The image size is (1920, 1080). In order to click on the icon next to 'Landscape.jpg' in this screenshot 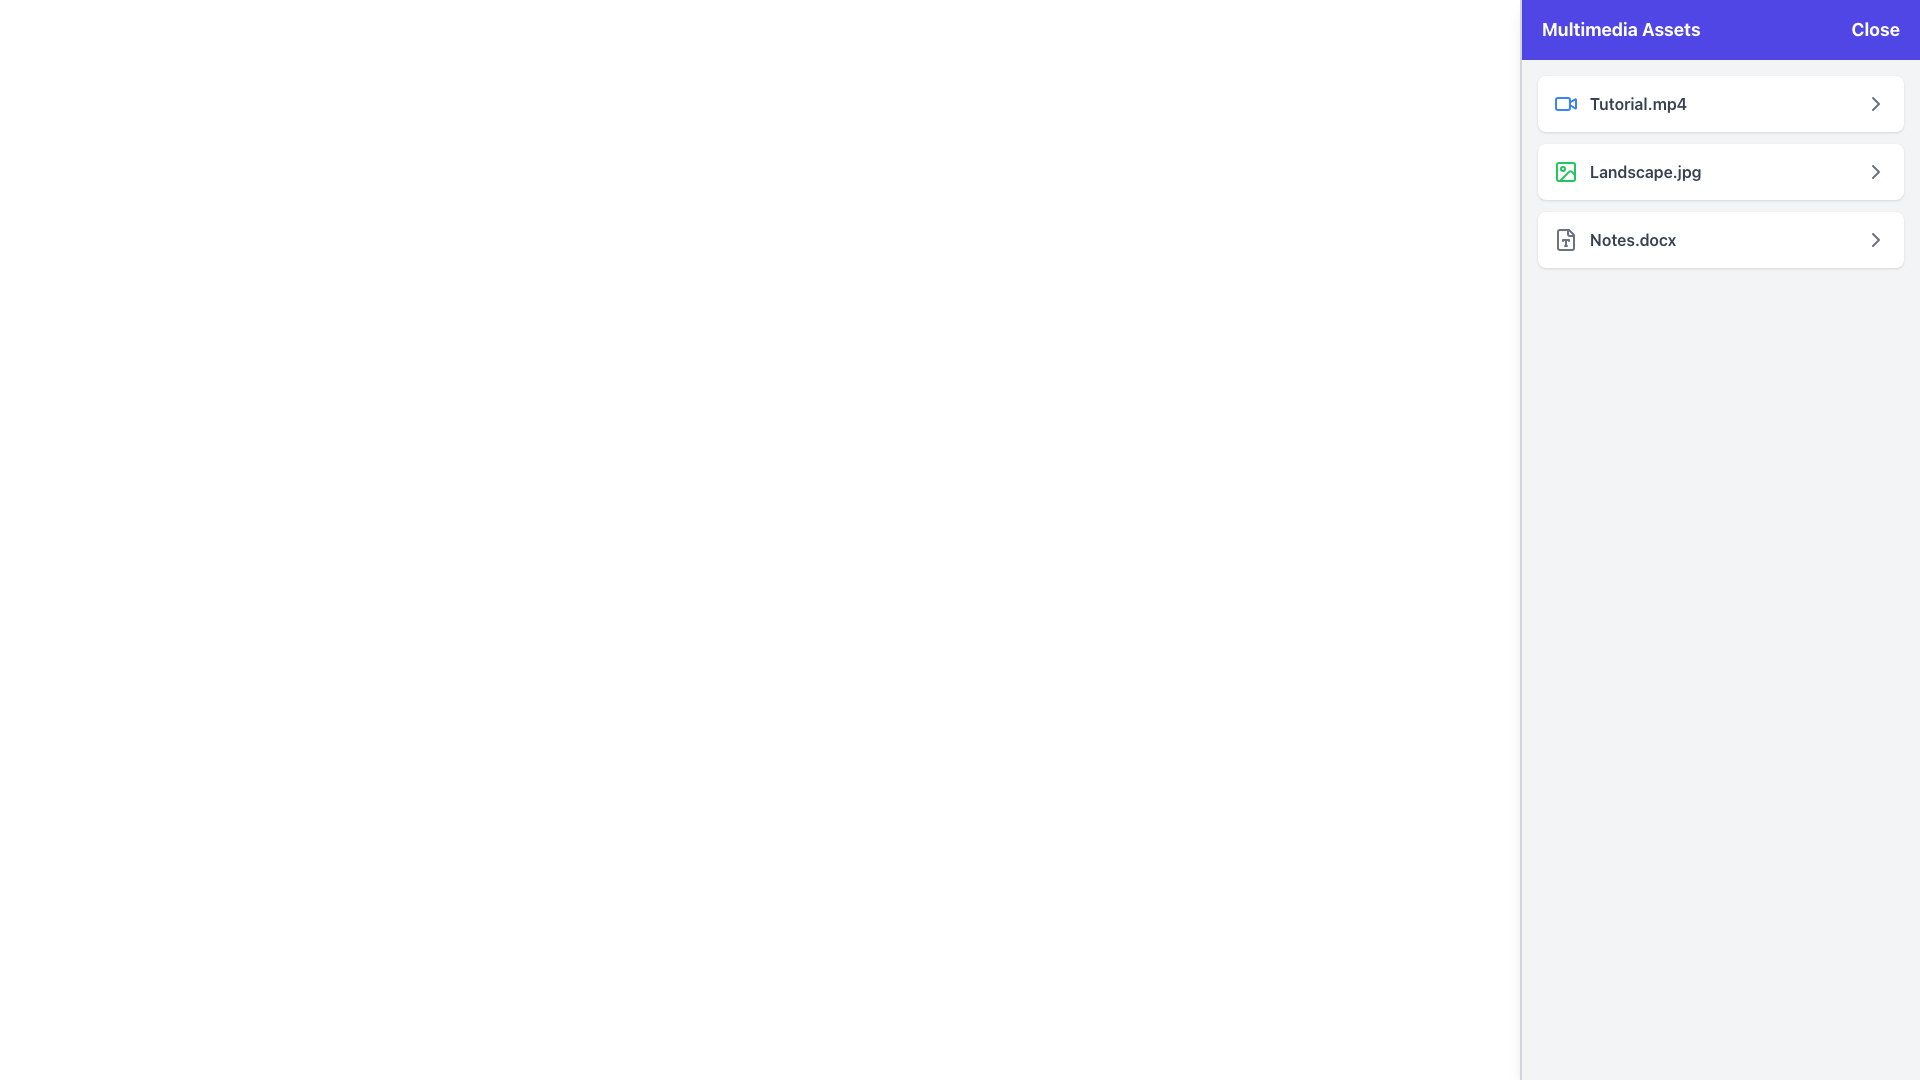, I will do `click(1875, 104)`.